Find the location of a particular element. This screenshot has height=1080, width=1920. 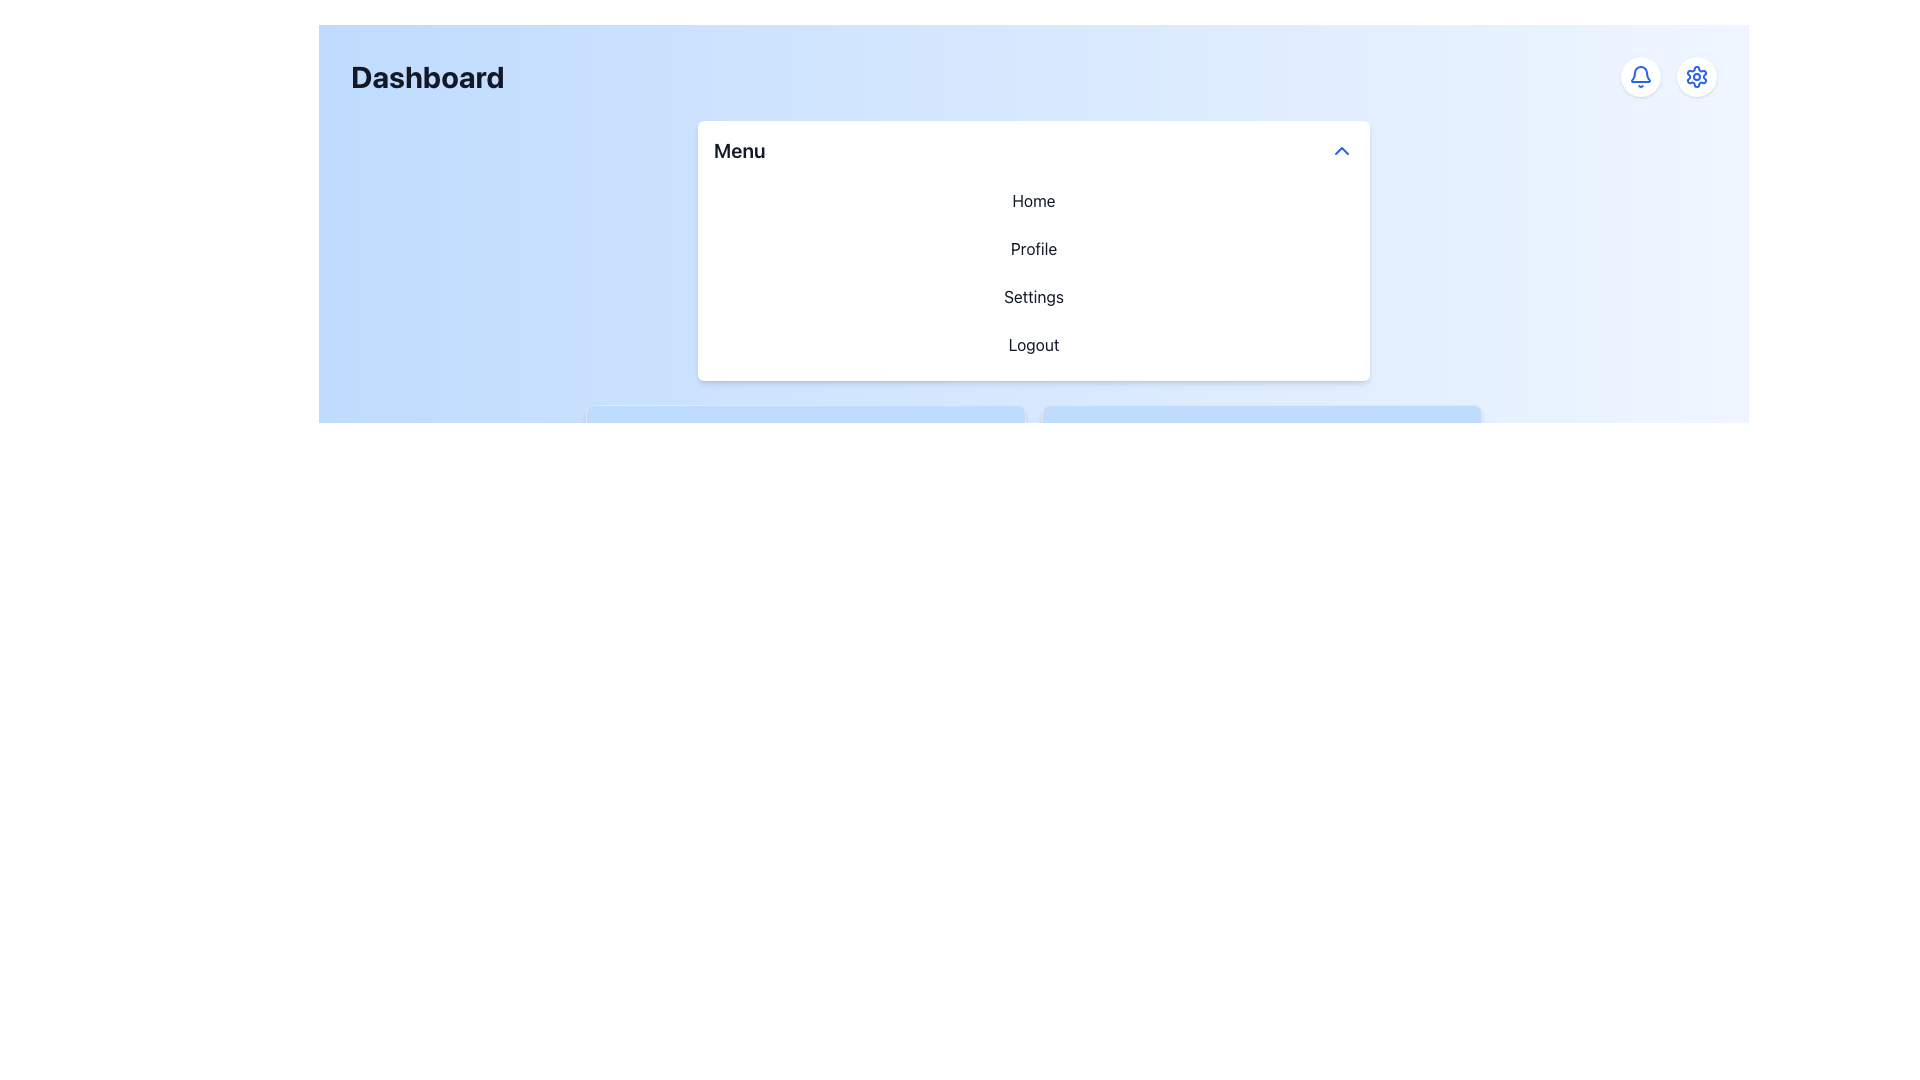

the settings icon, which is a blue outlined cog within a circular white button located at the top-right corner of the interface is located at coordinates (1696, 76).